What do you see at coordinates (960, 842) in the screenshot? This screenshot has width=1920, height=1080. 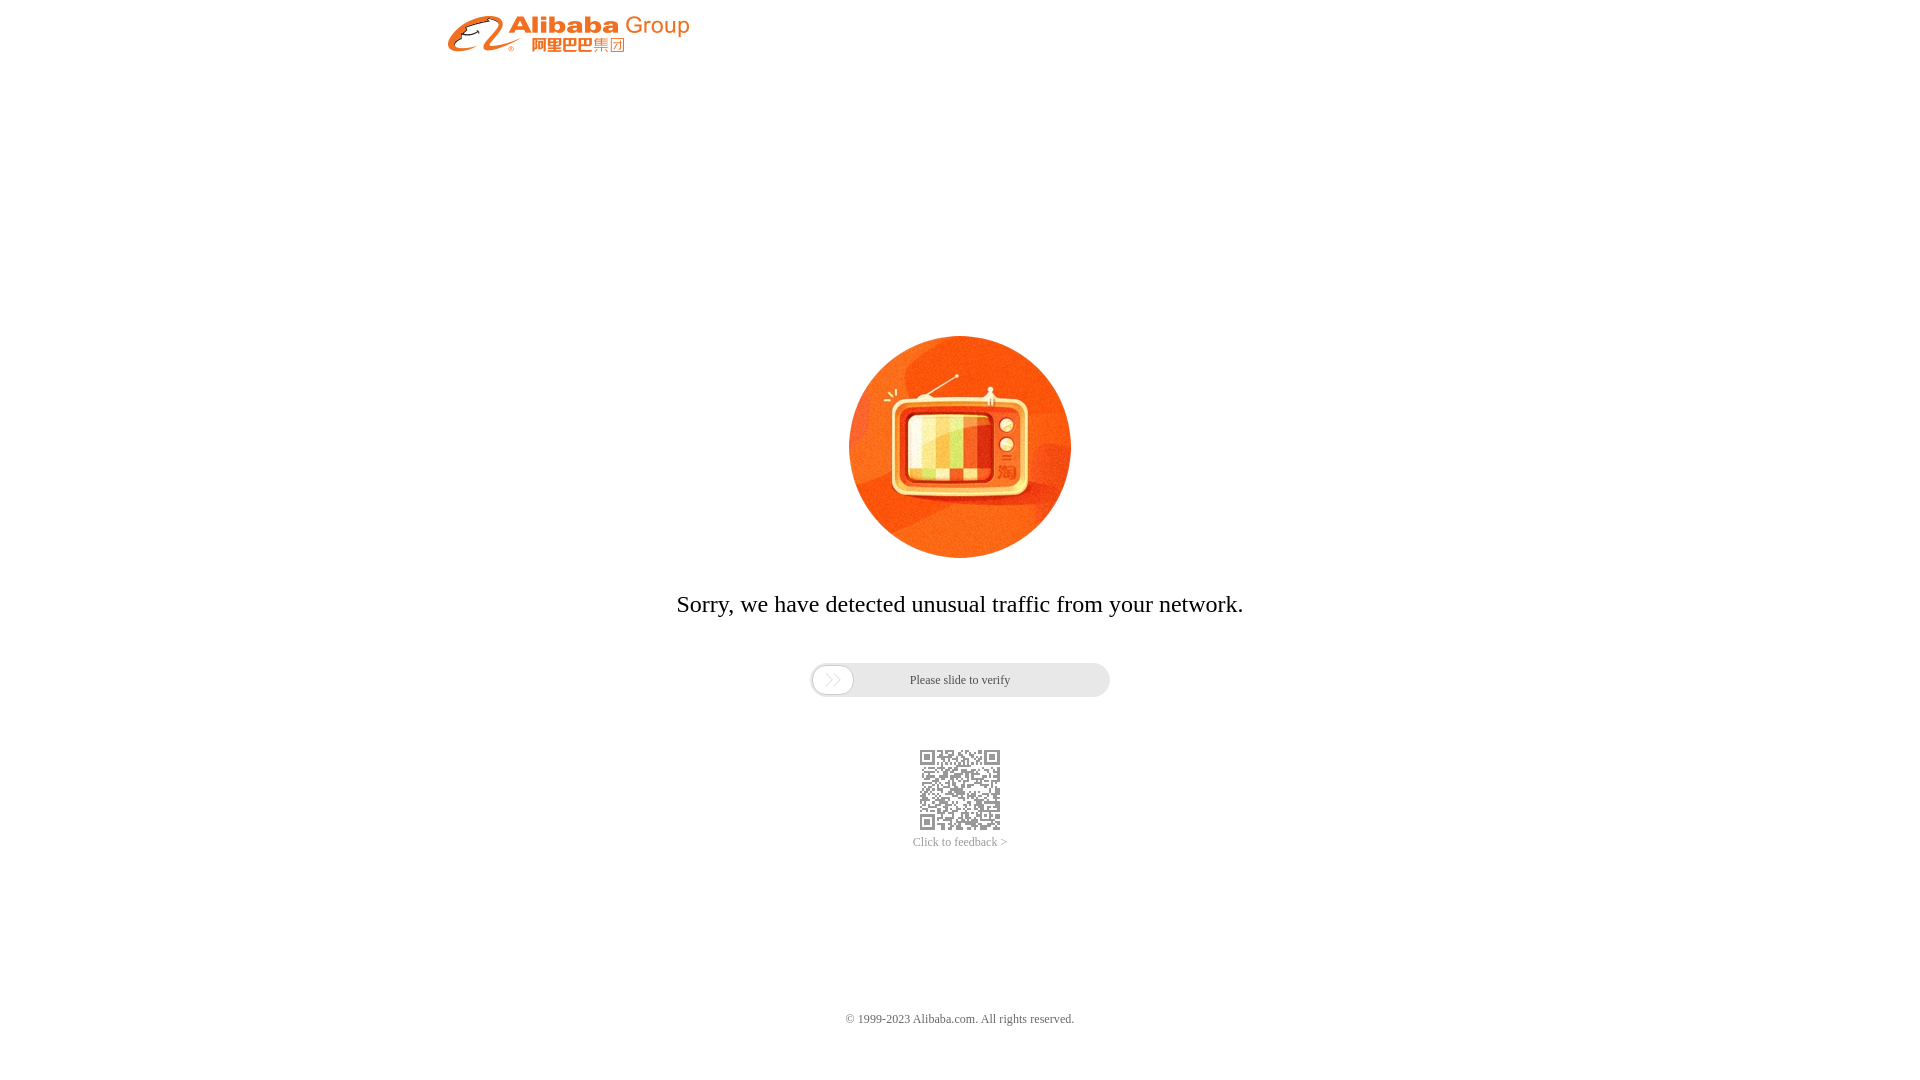 I see `'Click to feedback >'` at bounding box center [960, 842].